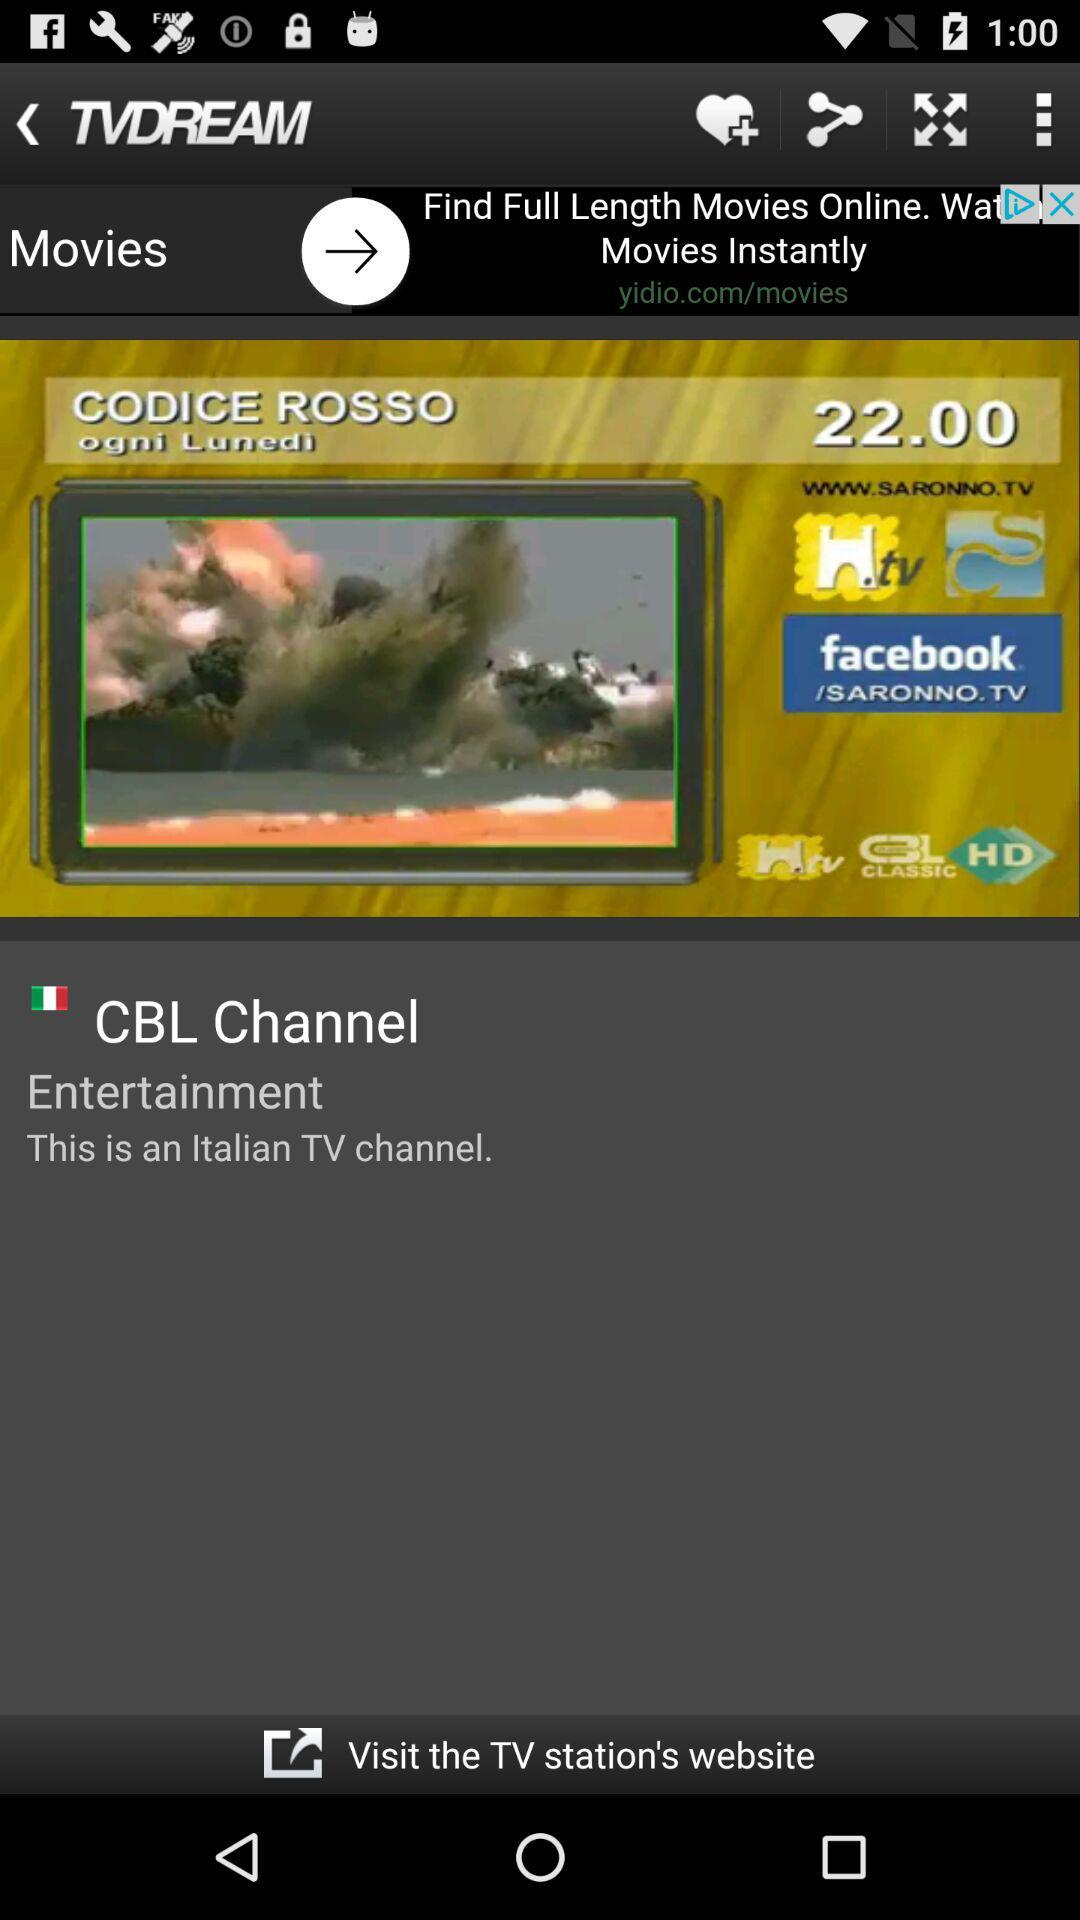 The height and width of the screenshot is (1920, 1080). I want to click on open tv station website, so click(292, 1753).